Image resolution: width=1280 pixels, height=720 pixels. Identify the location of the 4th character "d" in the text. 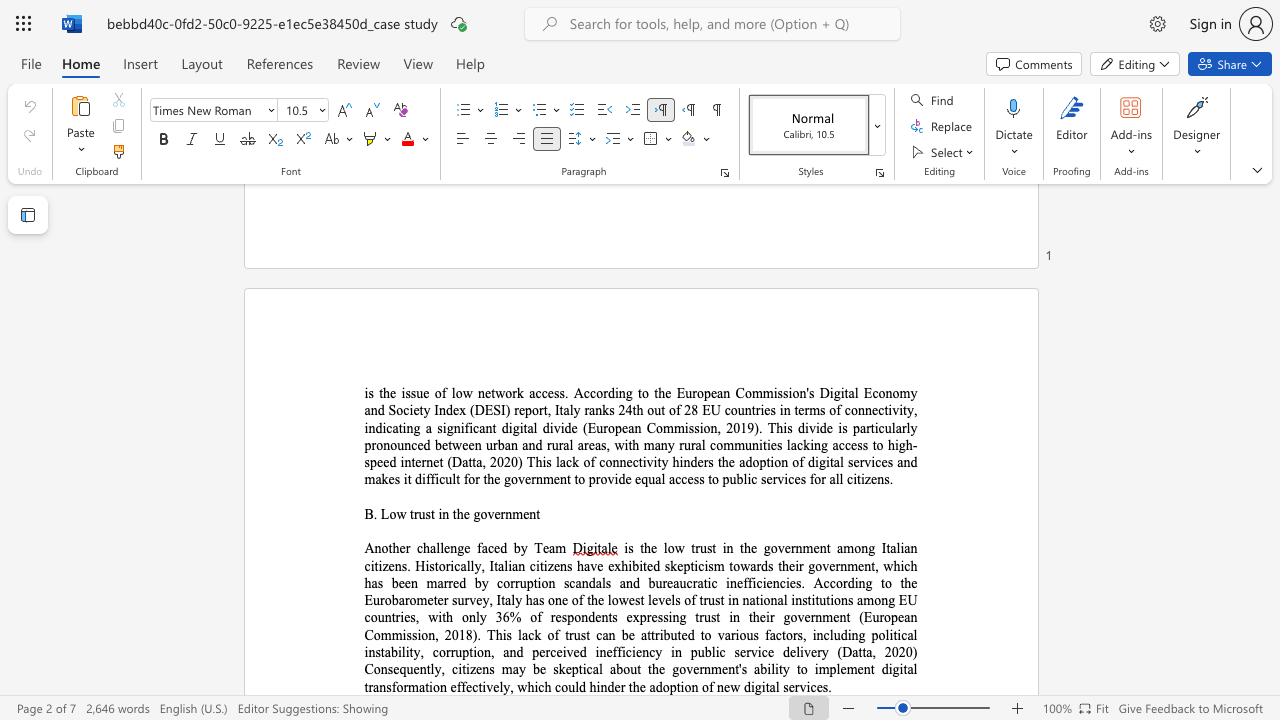
(785, 652).